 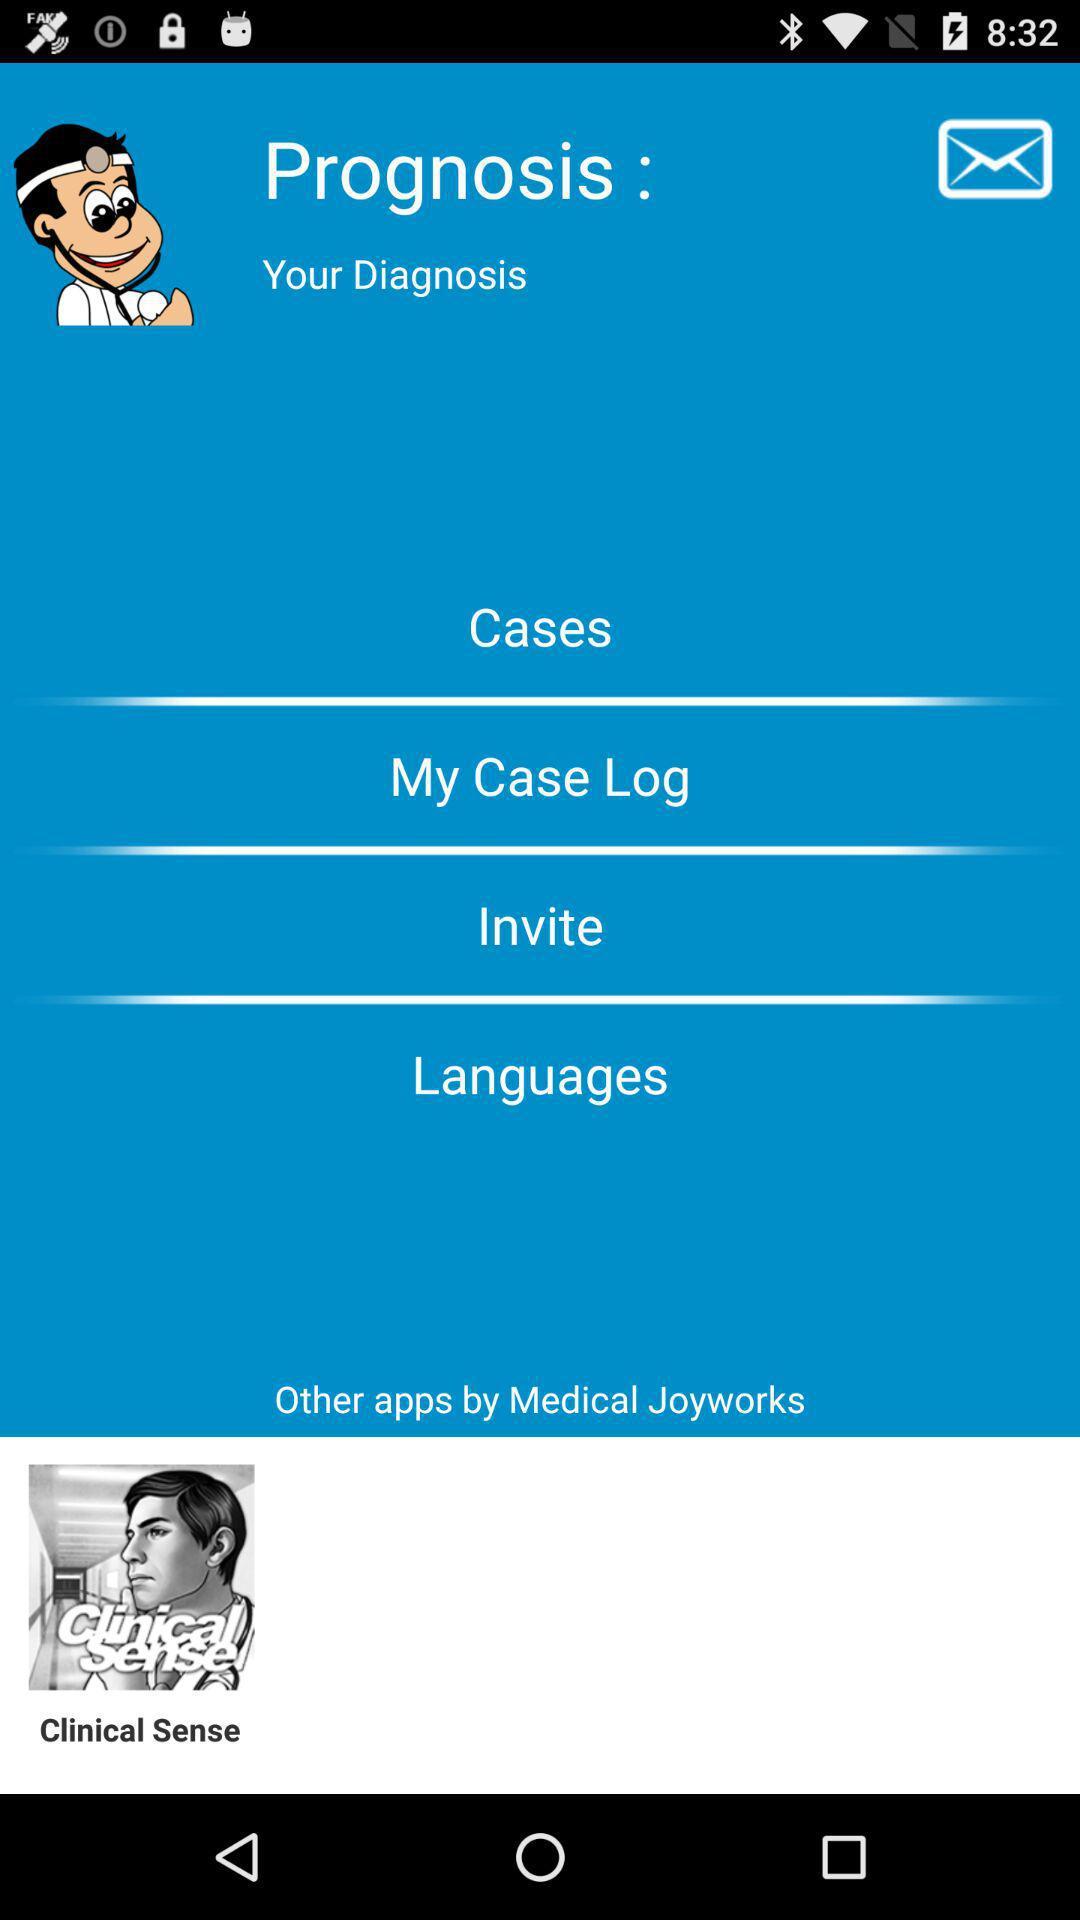 I want to click on languages item, so click(x=540, y=1072).